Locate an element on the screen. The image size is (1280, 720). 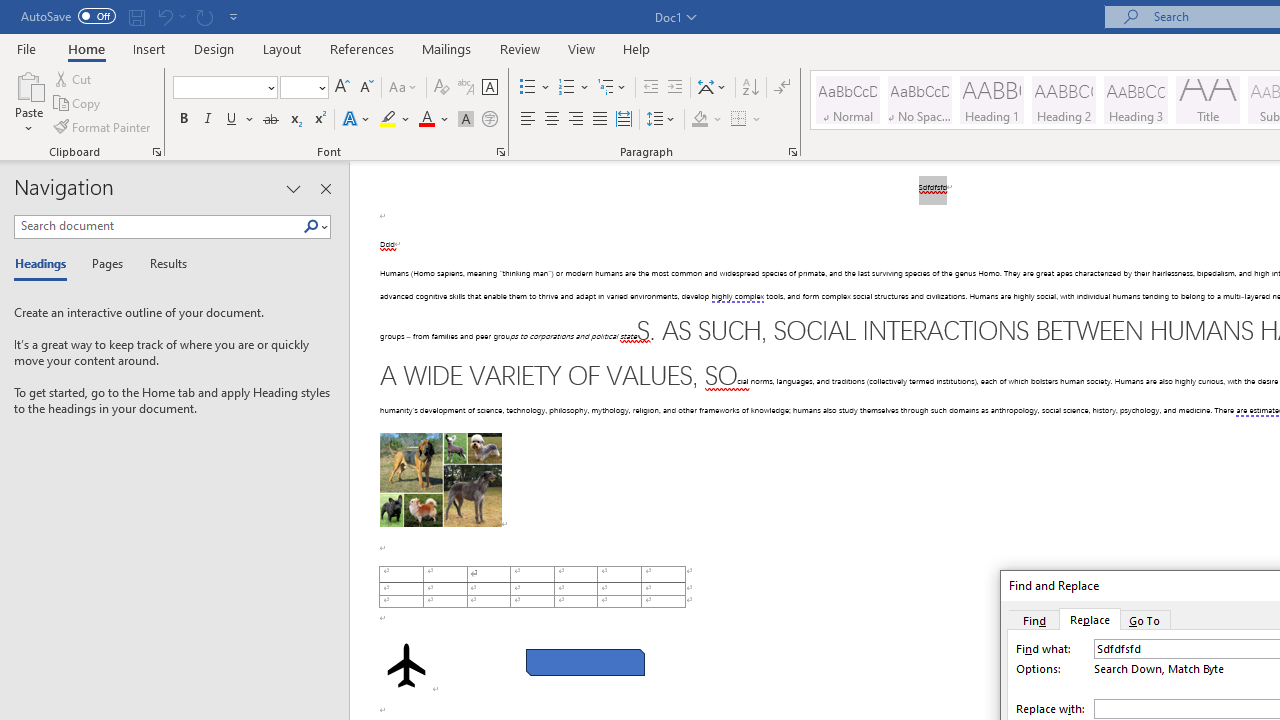
'Font Color Red' is located at coordinates (425, 119).